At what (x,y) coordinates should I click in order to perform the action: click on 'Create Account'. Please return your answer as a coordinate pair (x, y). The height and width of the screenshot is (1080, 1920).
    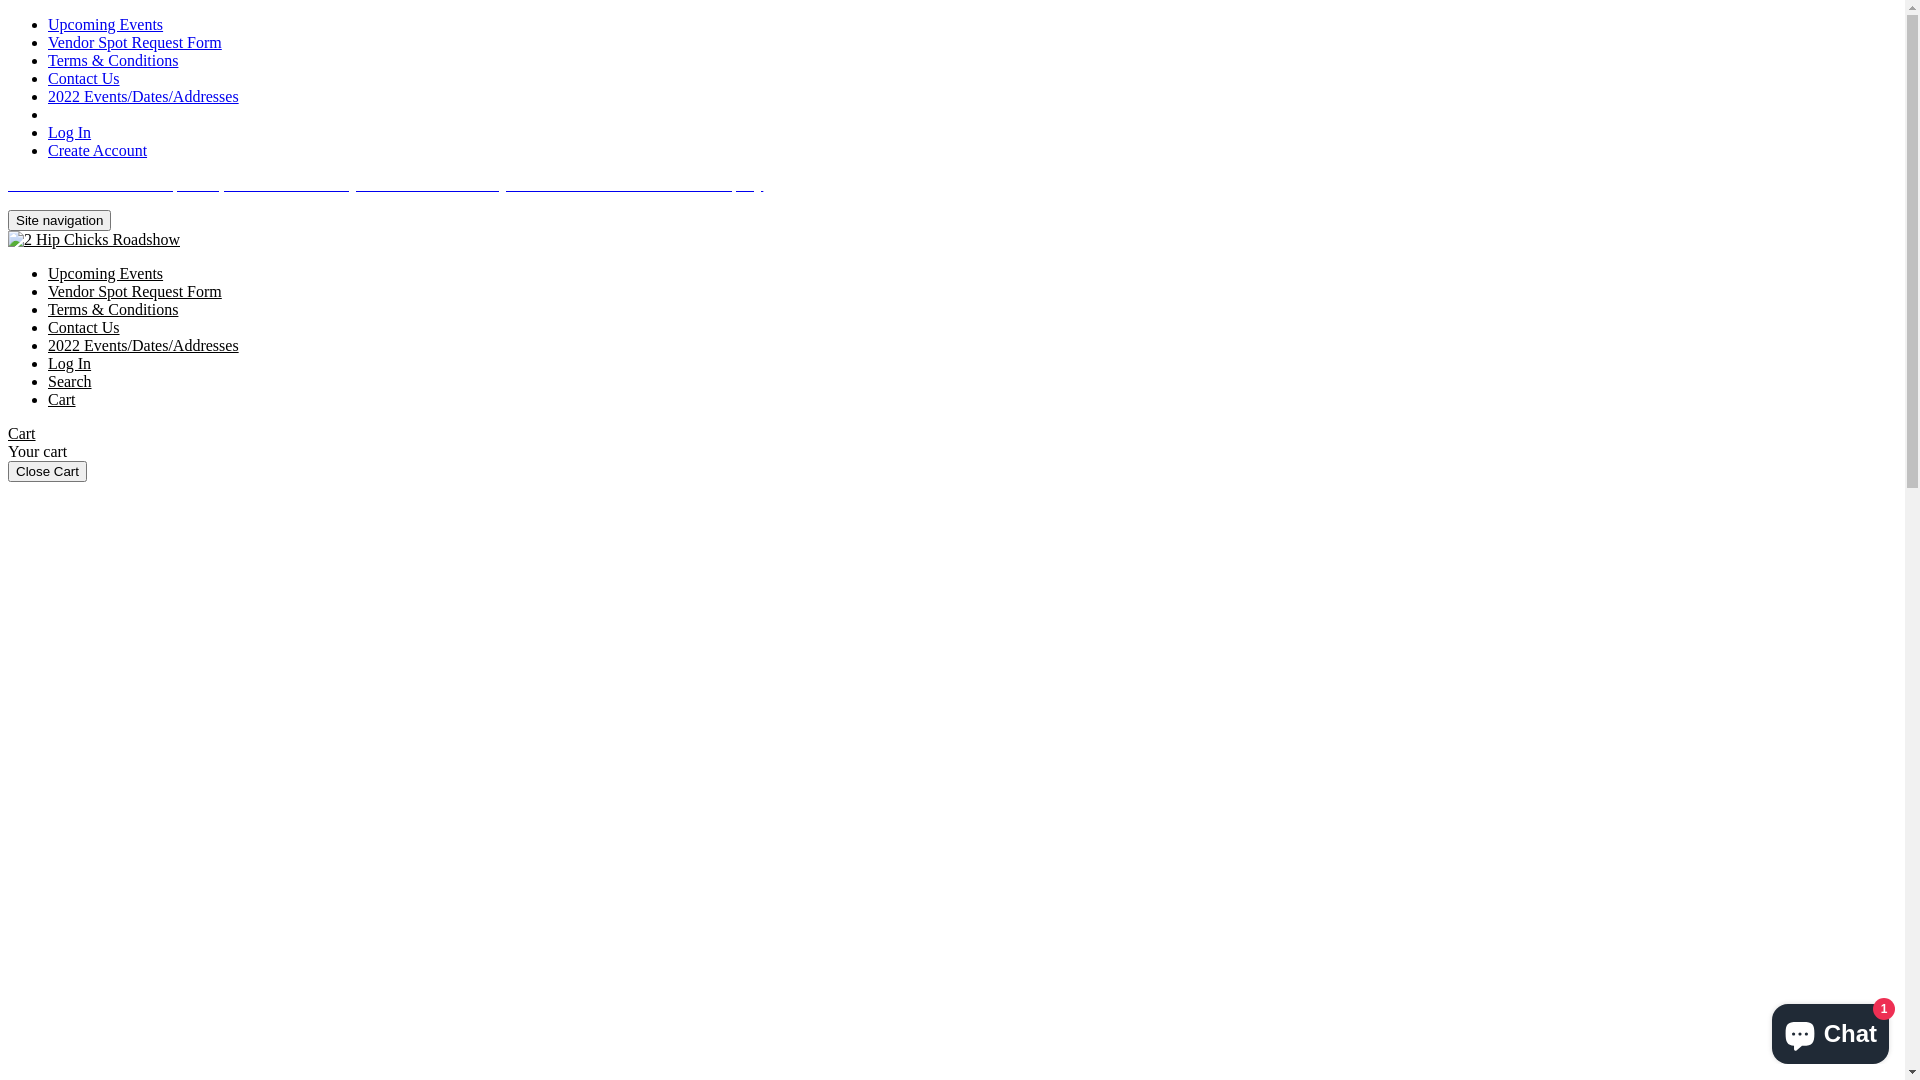
    Looking at the image, I should click on (96, 149).